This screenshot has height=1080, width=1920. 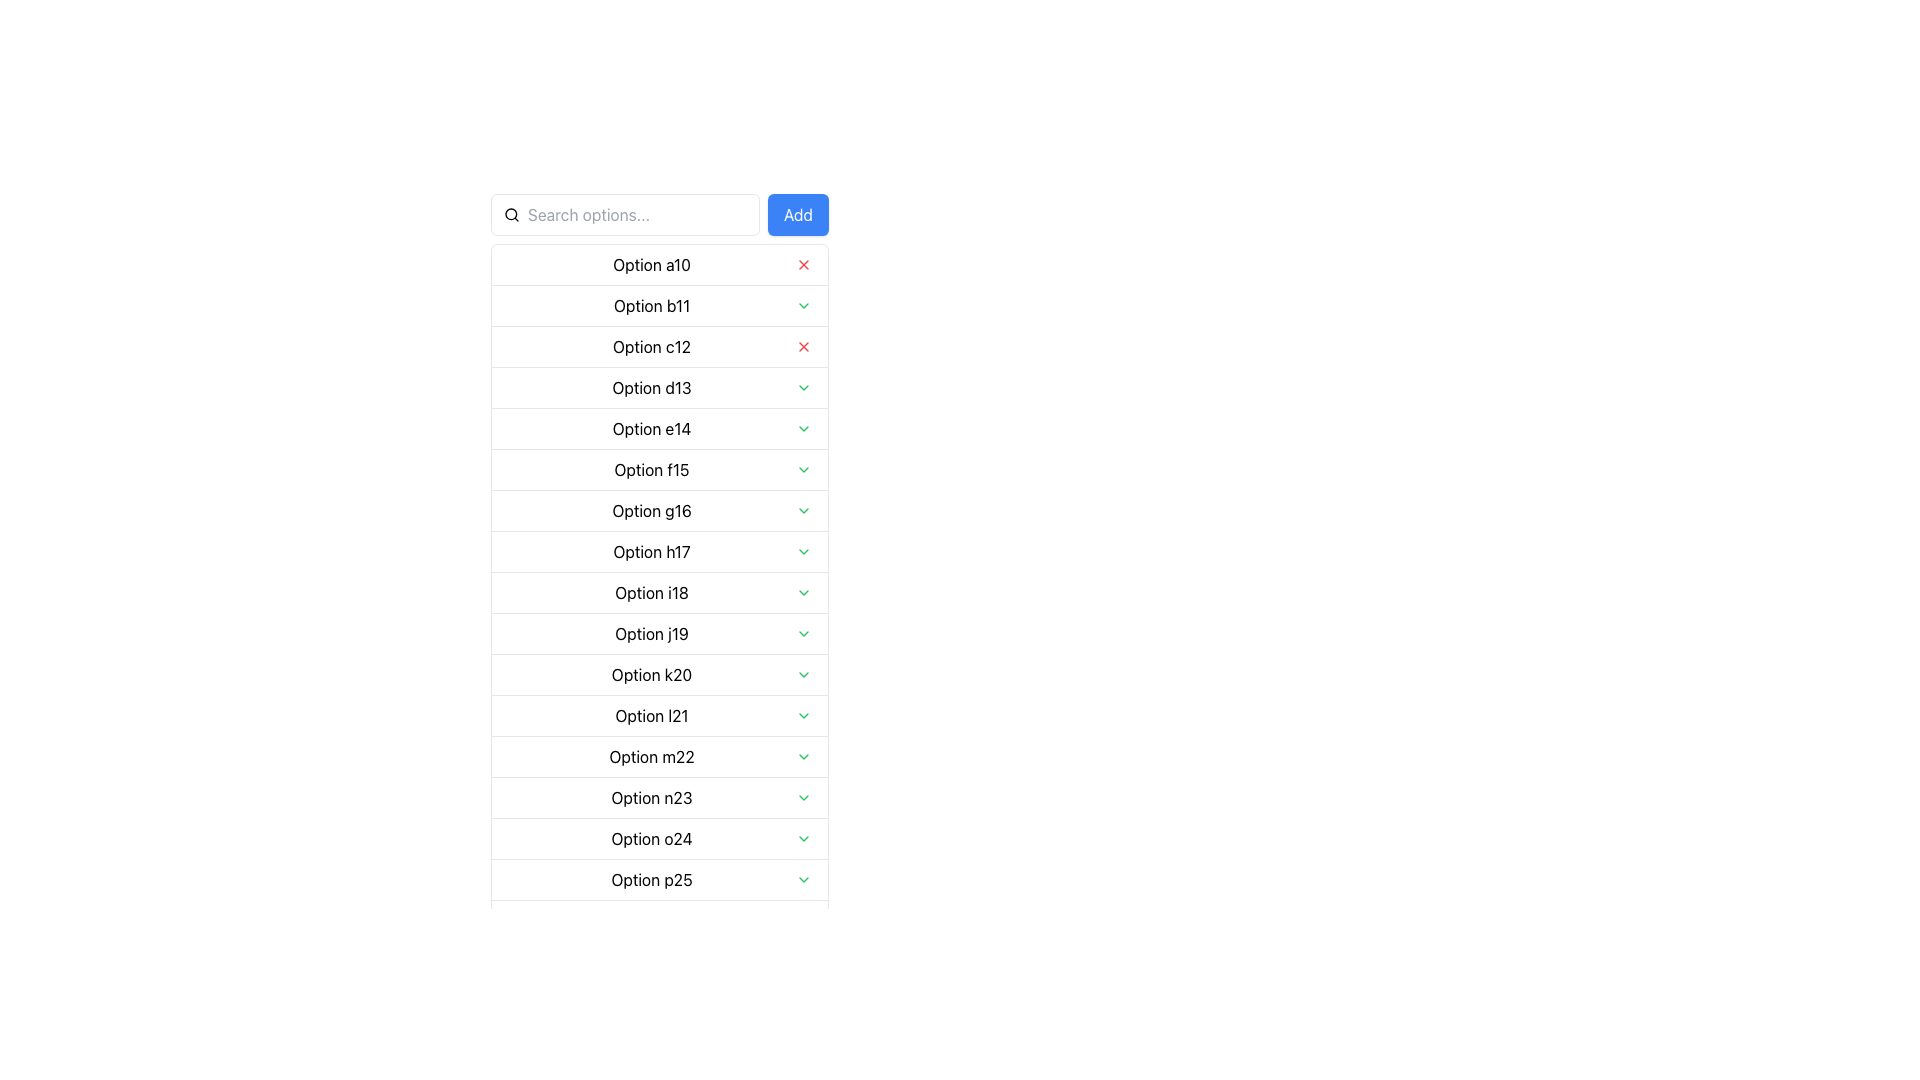 What do you see at coordinates (804, 427) in the screenshot?
I see `the icon located at the far right of the 'Option e14' row` at bounding box center [804, 427].